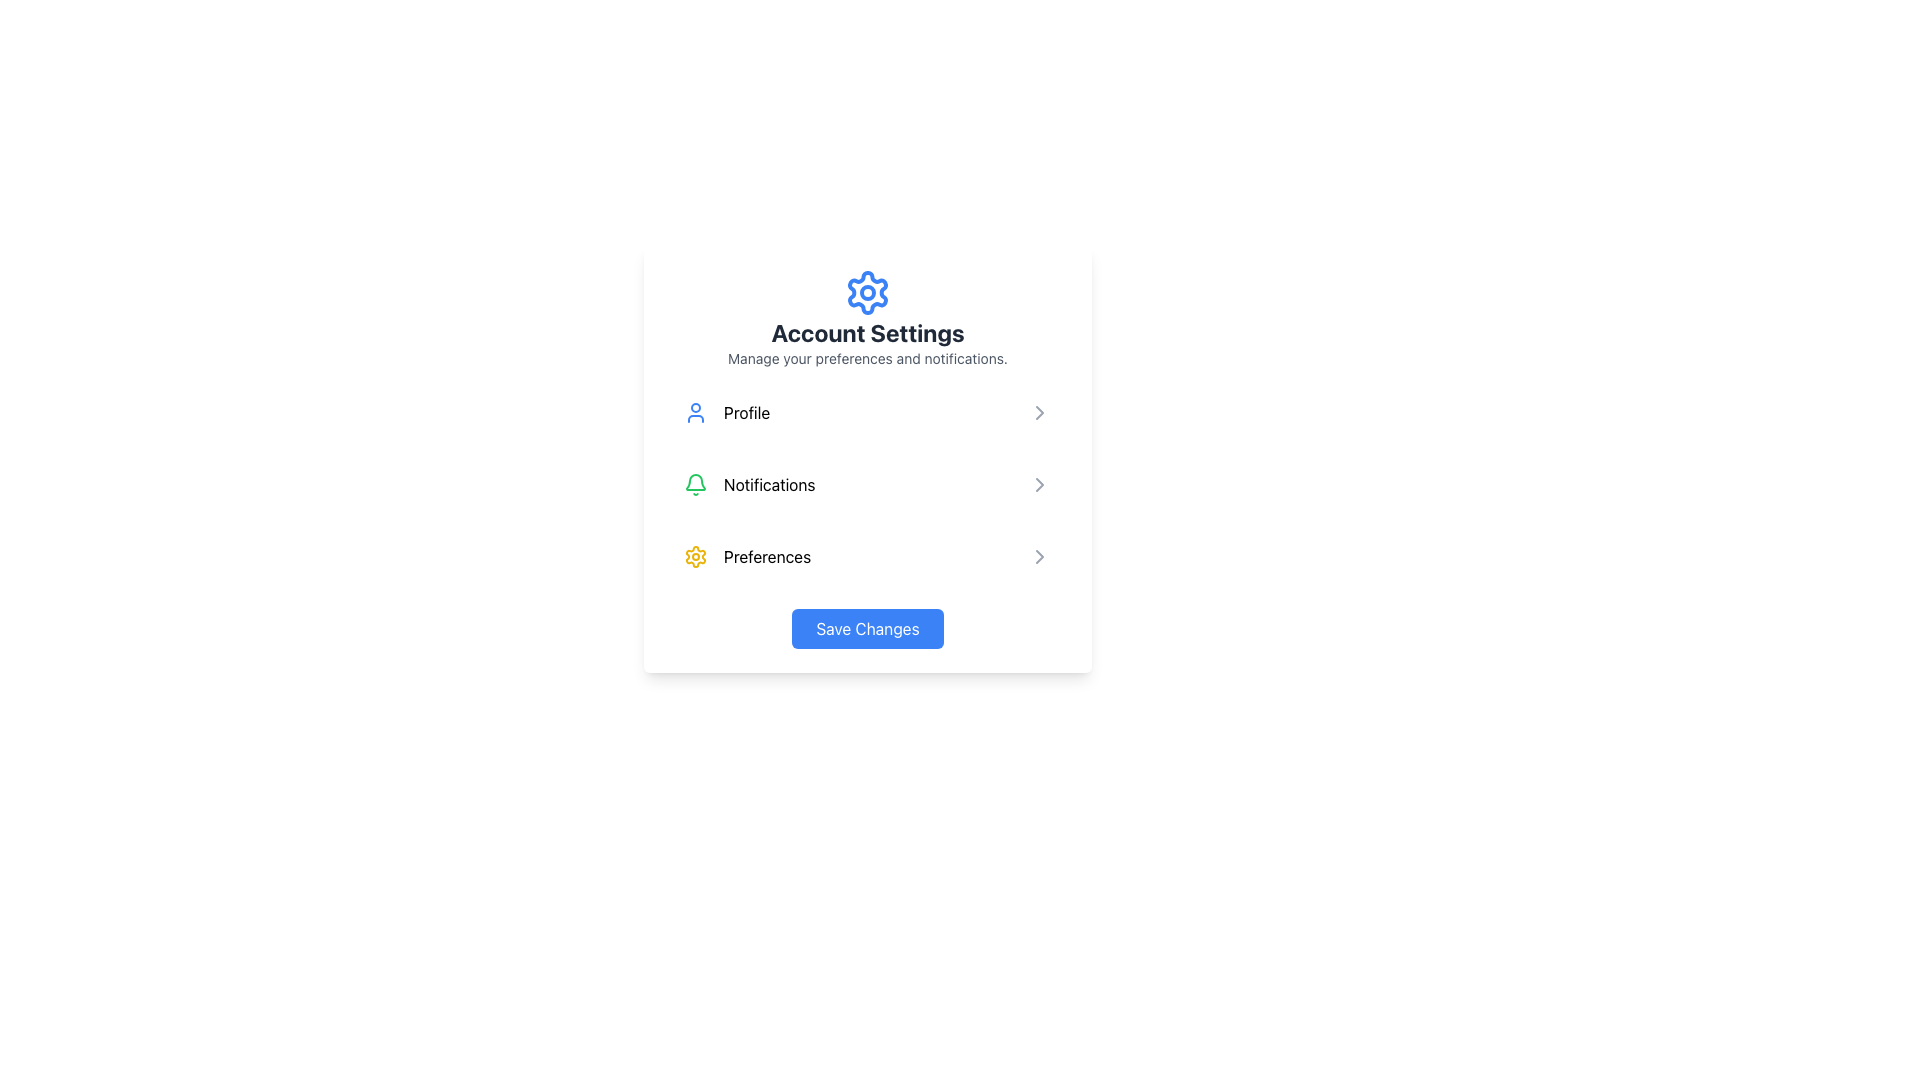 This screenshot has width=1920, height=1080. I want to click on the central circle of the gear-shaped graphic located above the 'Account Settings' header, so click(868, 293).